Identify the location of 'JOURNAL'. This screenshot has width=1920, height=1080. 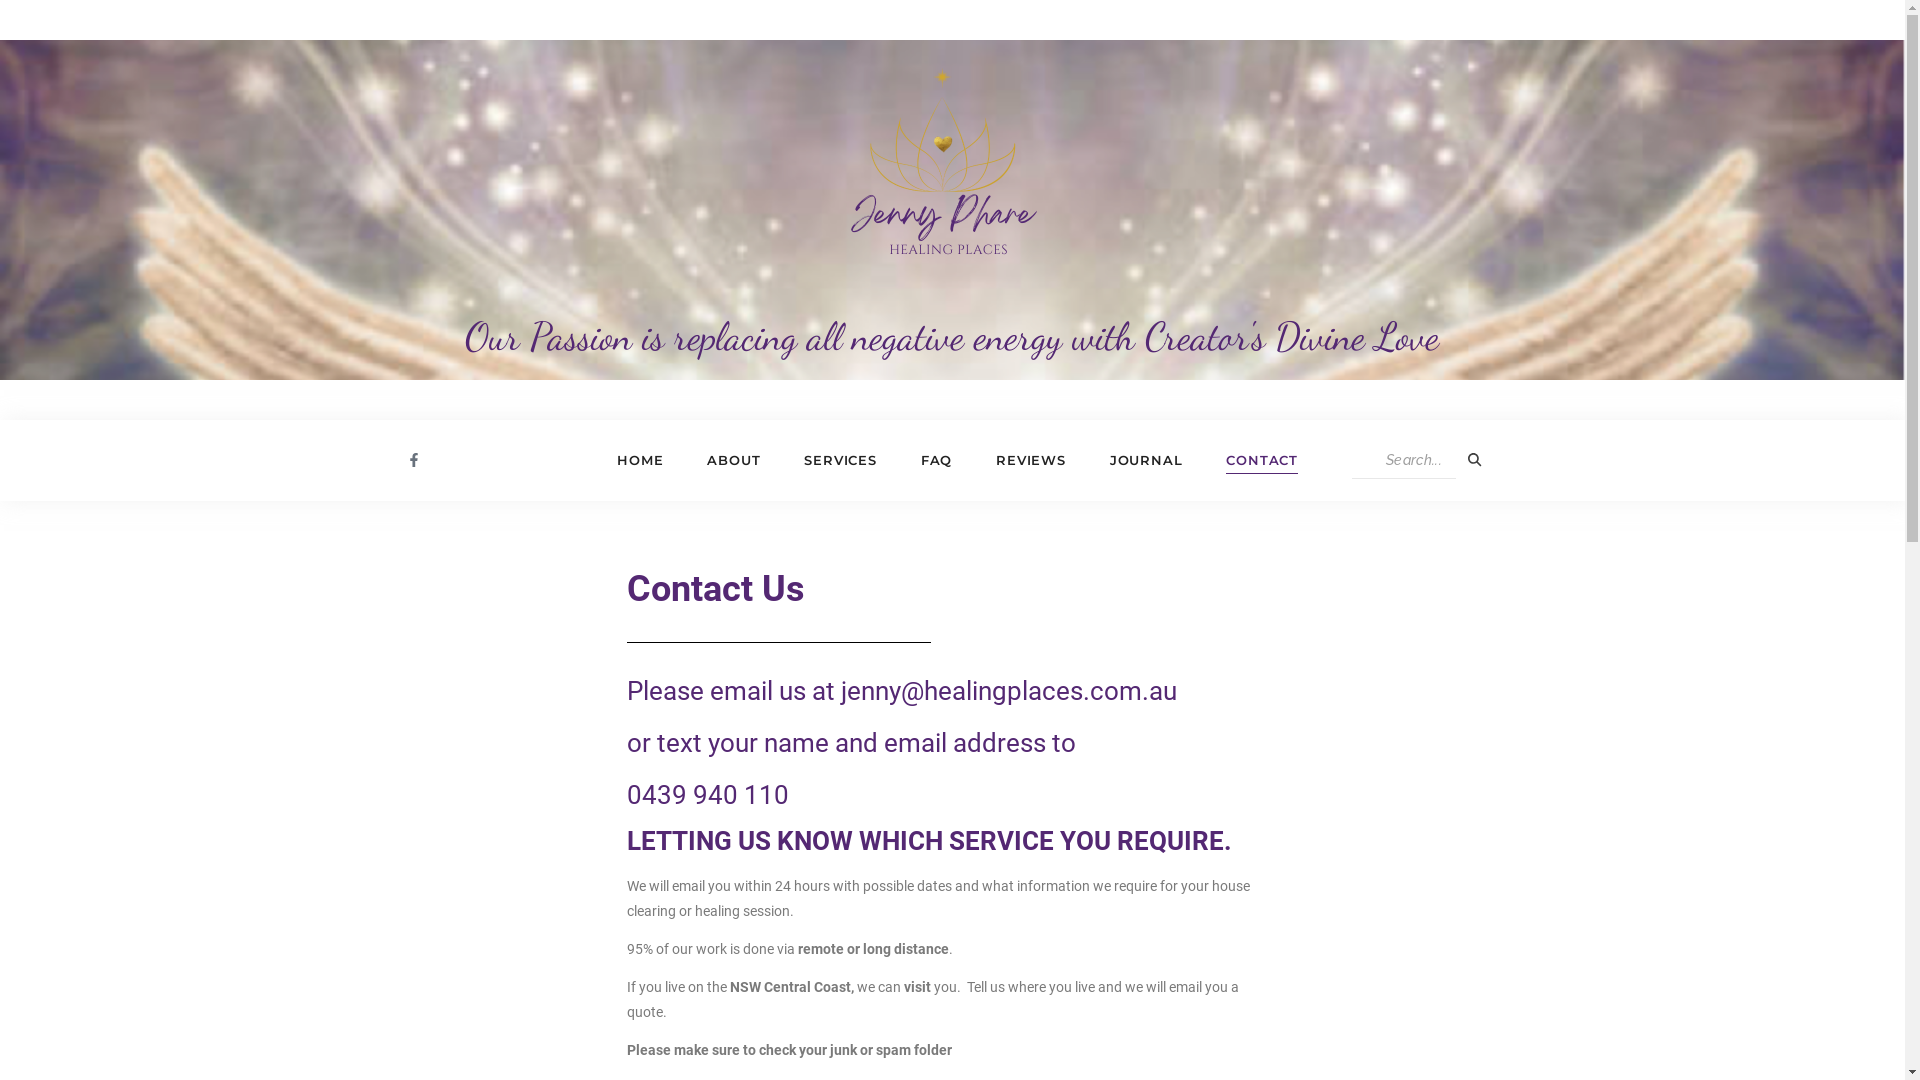
(1097, 460).